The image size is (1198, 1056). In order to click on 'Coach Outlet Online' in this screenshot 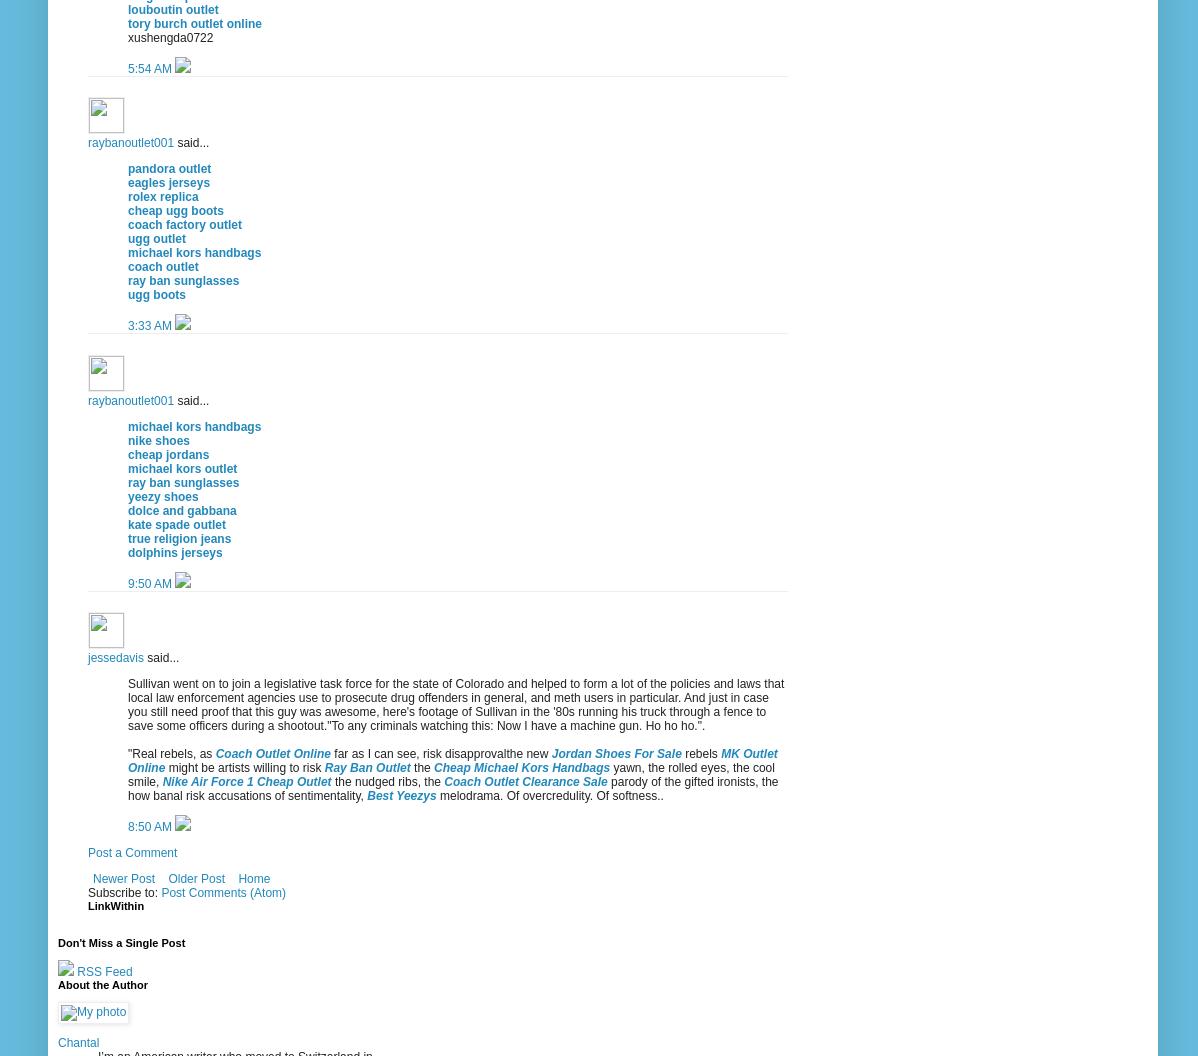, I will do `click(272, 752)`.